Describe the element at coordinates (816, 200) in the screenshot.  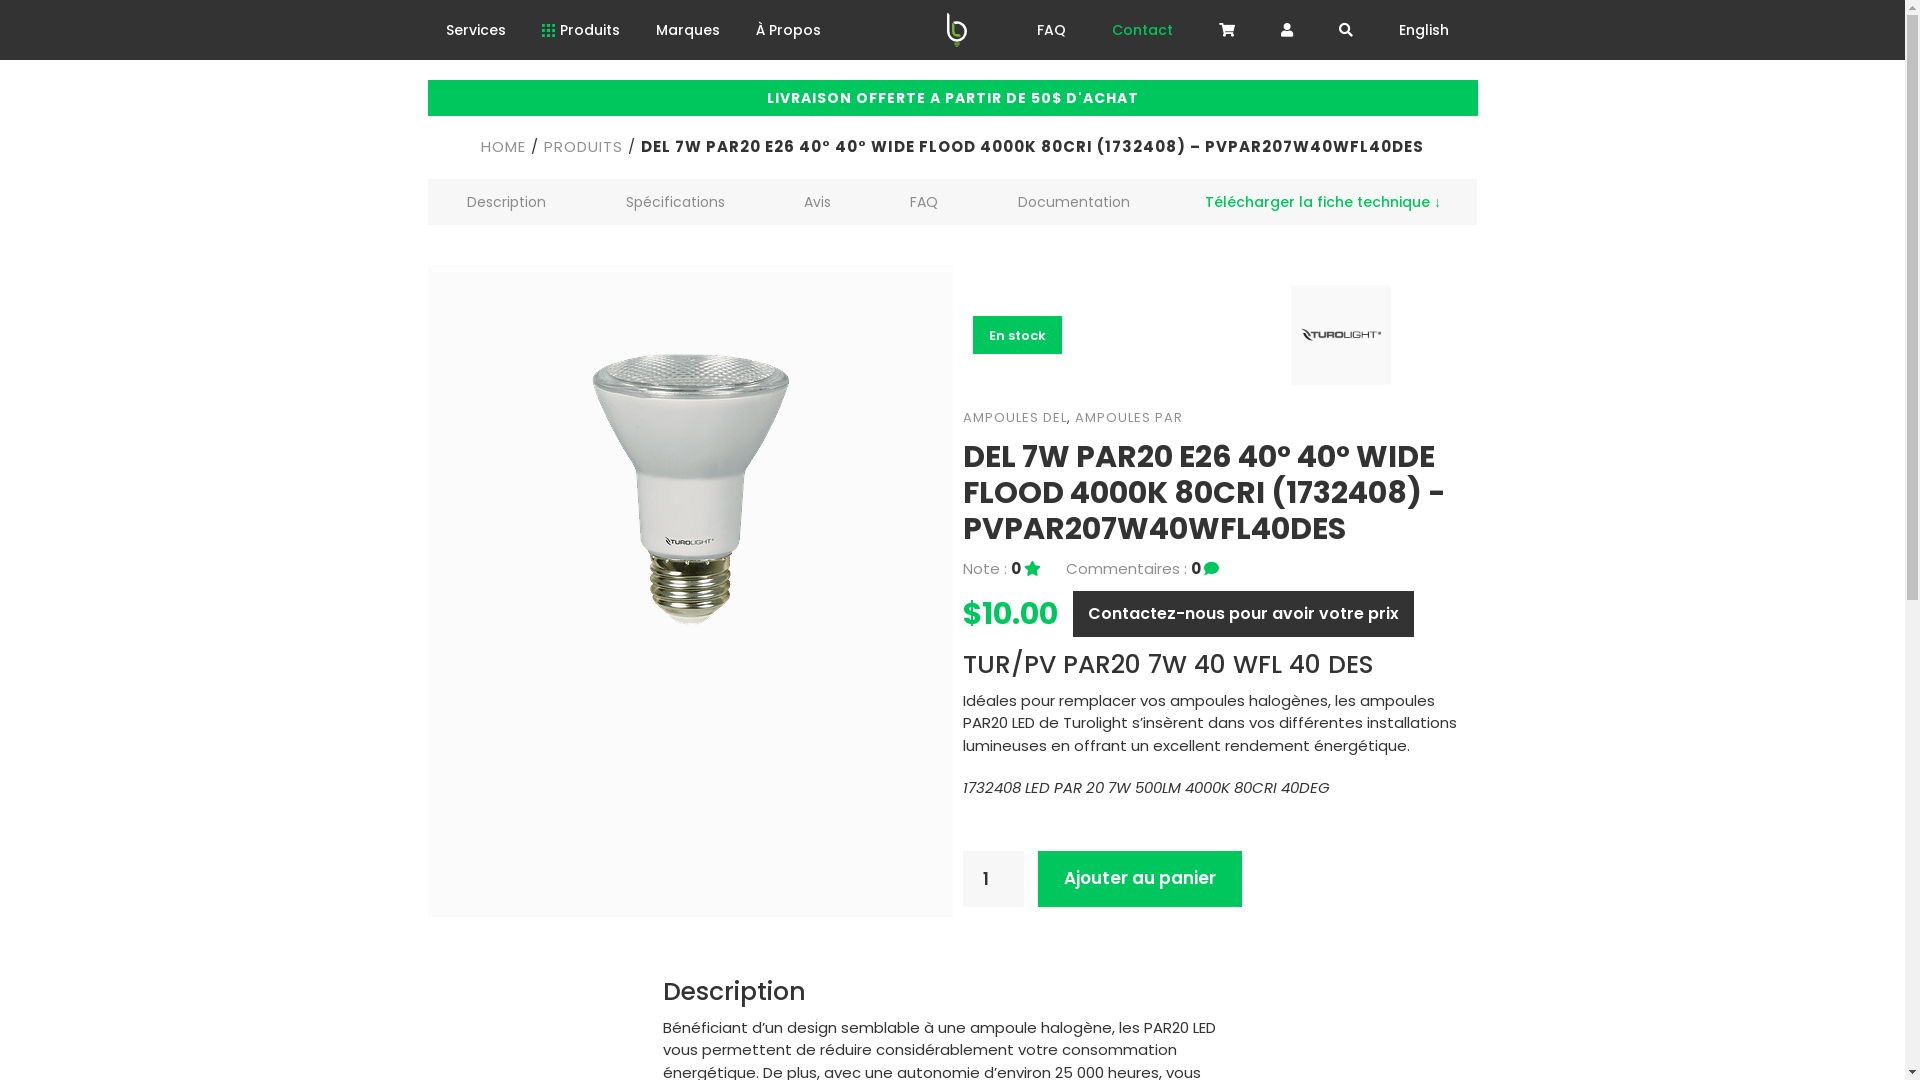
I see `'Avis'` at that location.